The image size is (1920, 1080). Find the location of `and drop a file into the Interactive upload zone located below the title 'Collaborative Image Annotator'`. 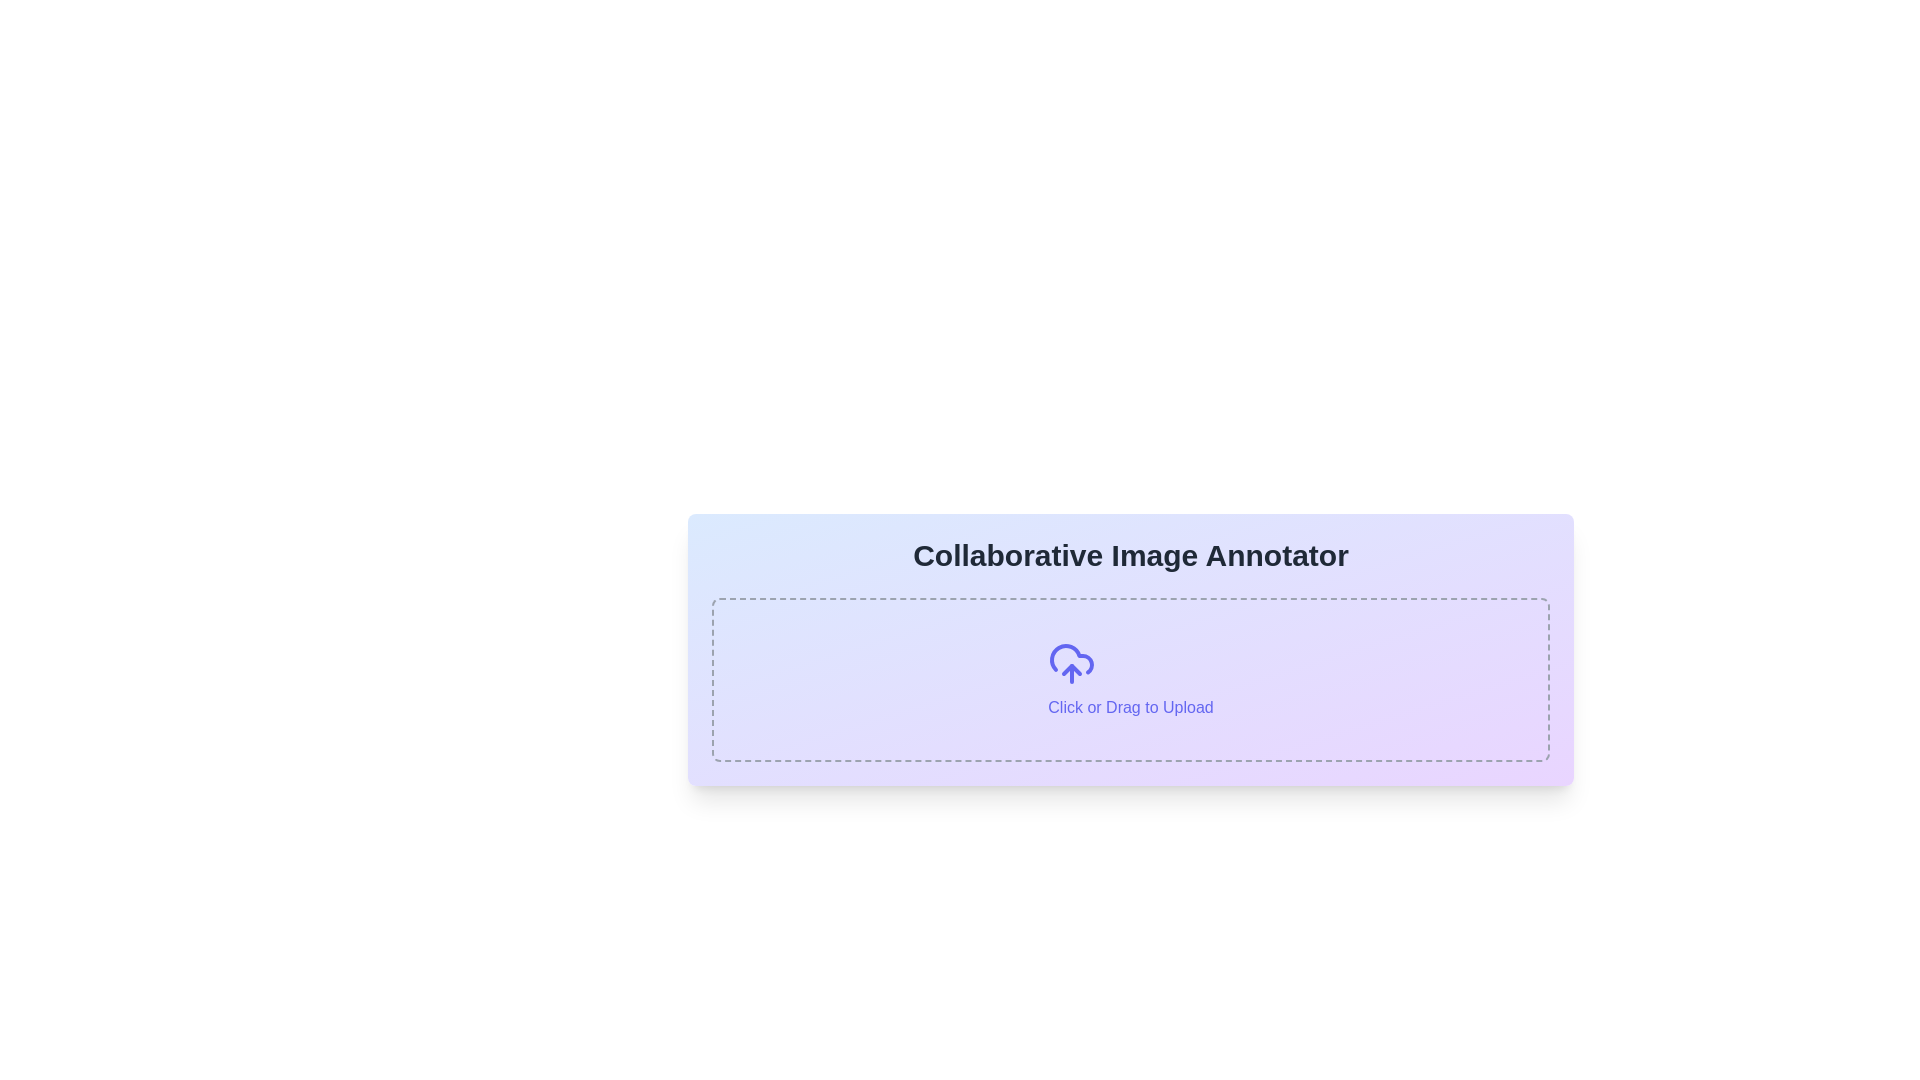

and drop a file into the Interactive upload zone located below the title 'Collaborative Image Annotator' is located at coordinates (1131, 678).